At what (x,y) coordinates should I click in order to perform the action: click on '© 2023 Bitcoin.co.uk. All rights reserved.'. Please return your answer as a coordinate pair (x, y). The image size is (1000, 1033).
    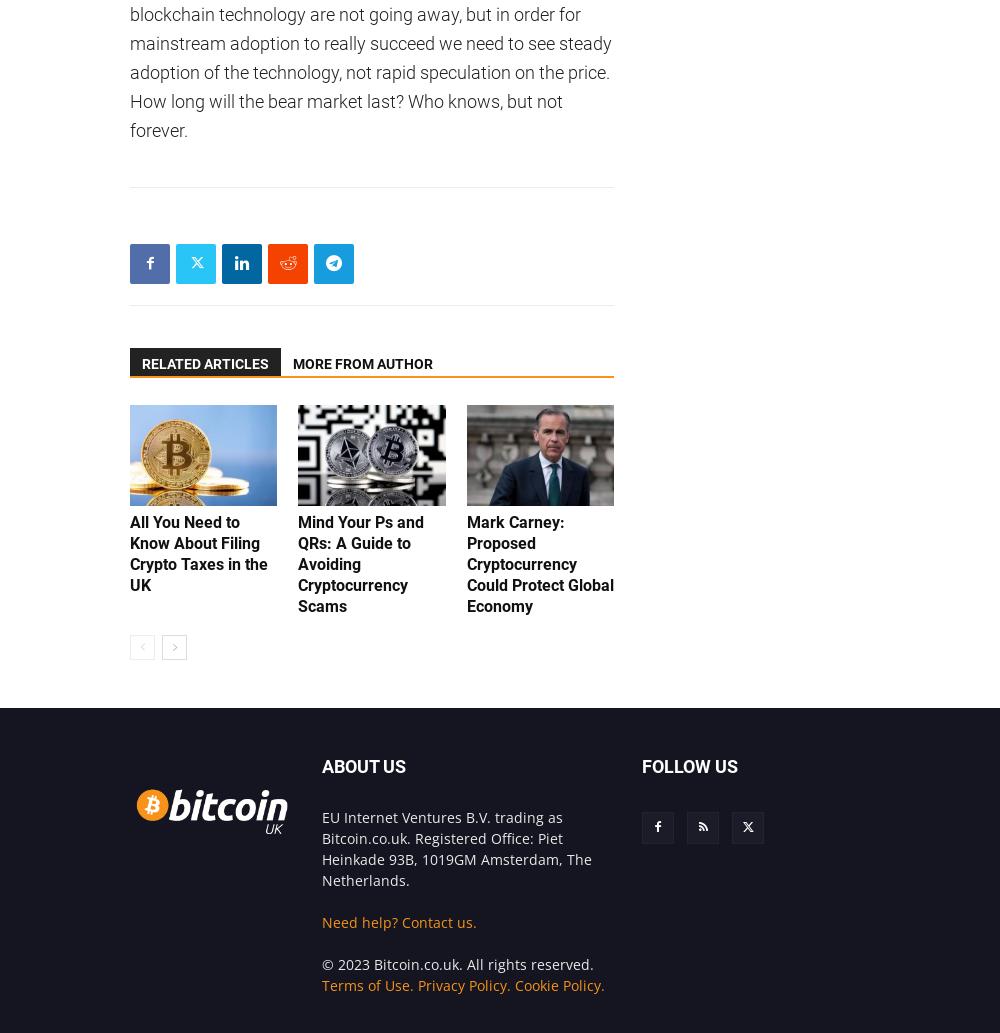
    Looking at the image, I should click on (457, 962).